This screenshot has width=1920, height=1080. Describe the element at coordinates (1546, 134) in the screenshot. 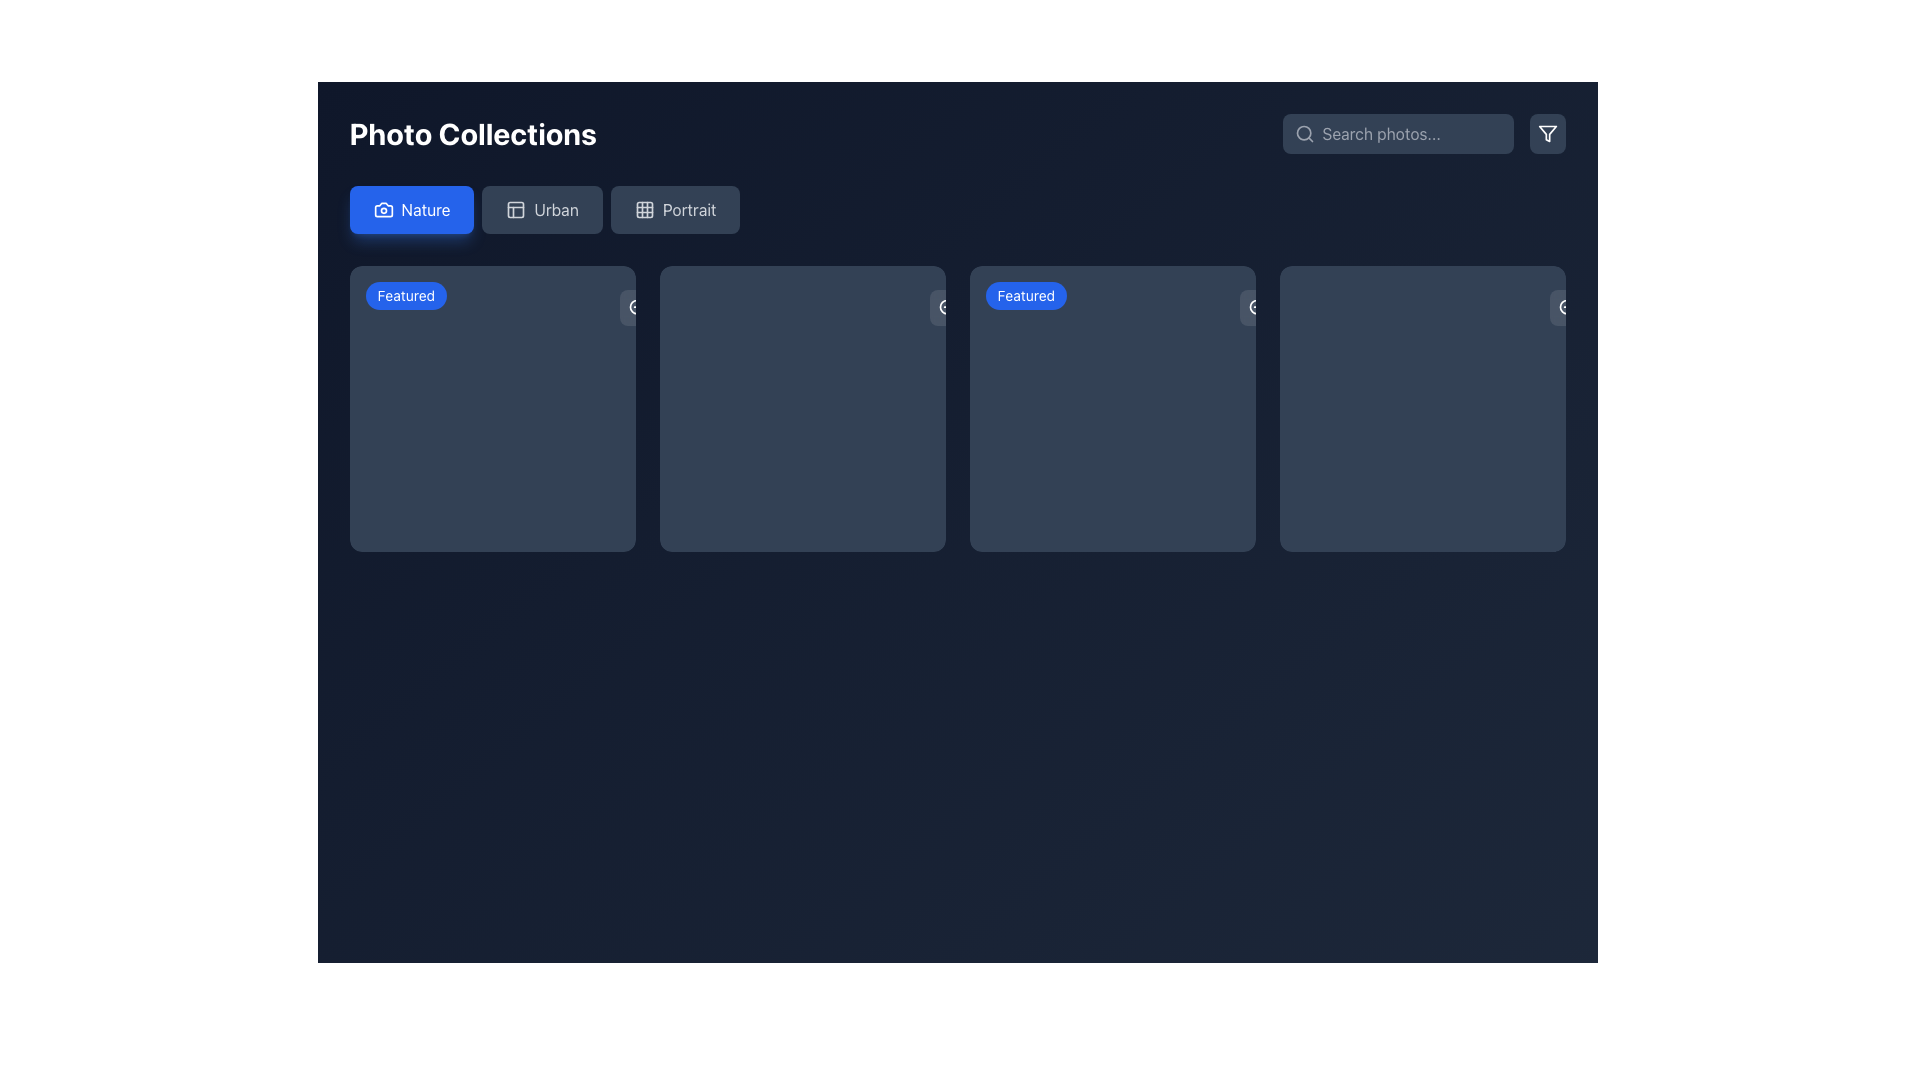

I see `the filtering icon located in the top-right corner of the interface, adjacent to the search bar` at that location.